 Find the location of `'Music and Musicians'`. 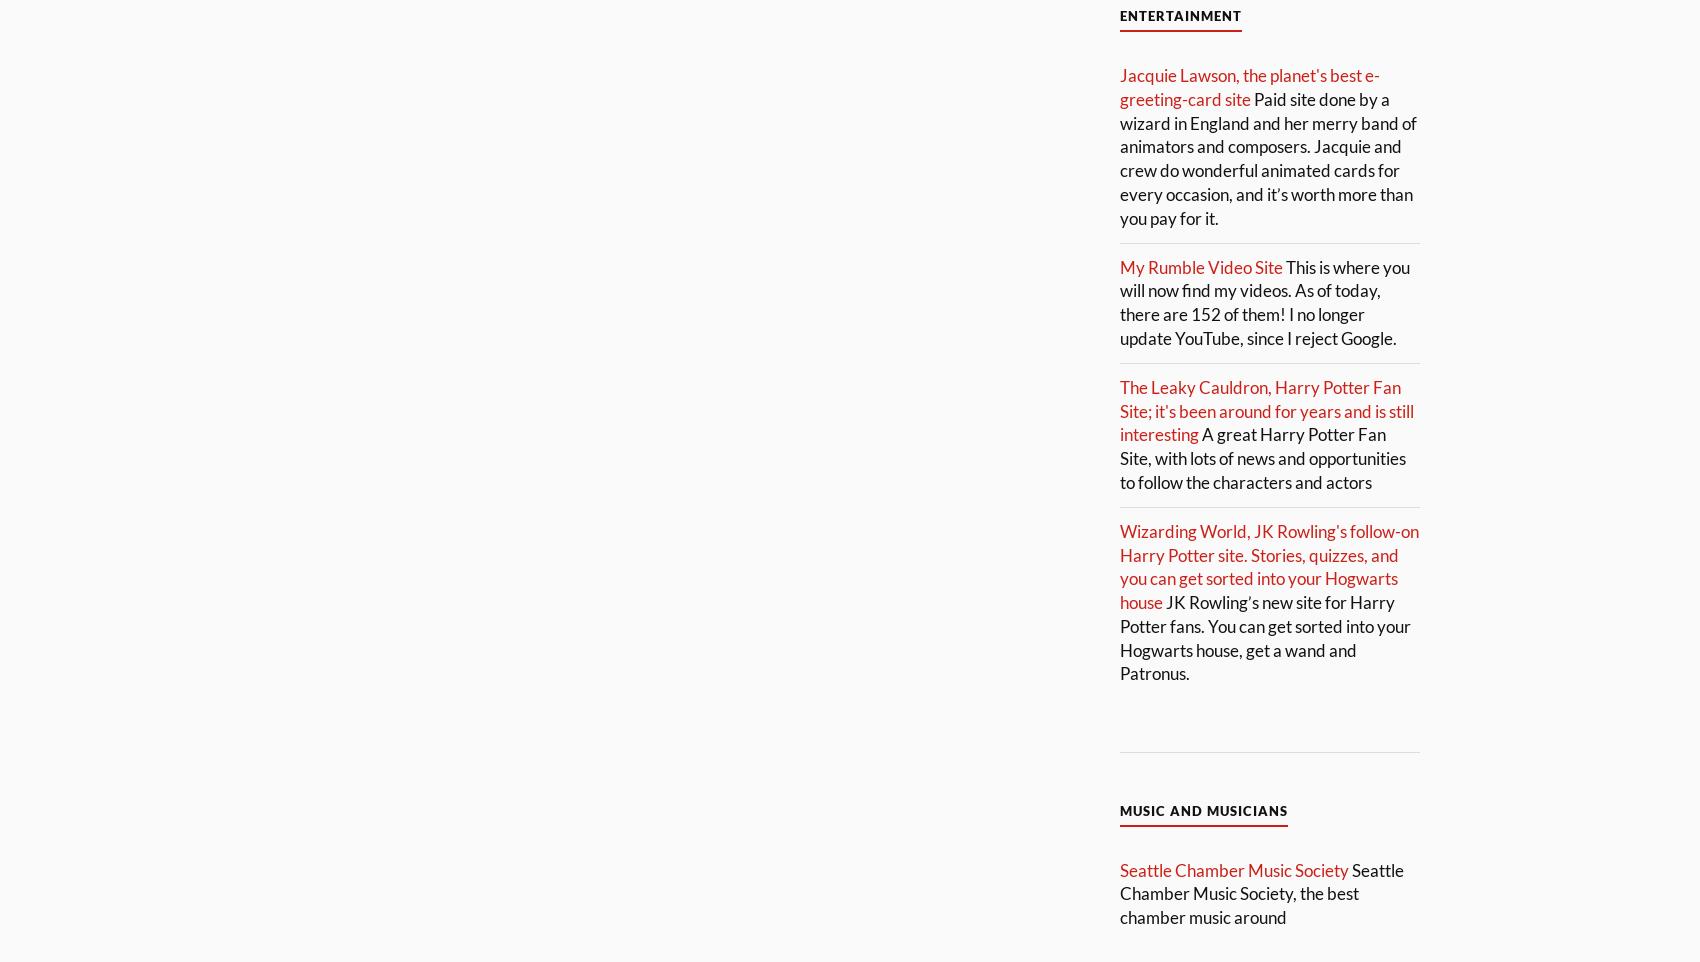

'Music and Musicians' is located at coordinates (1202, 809).